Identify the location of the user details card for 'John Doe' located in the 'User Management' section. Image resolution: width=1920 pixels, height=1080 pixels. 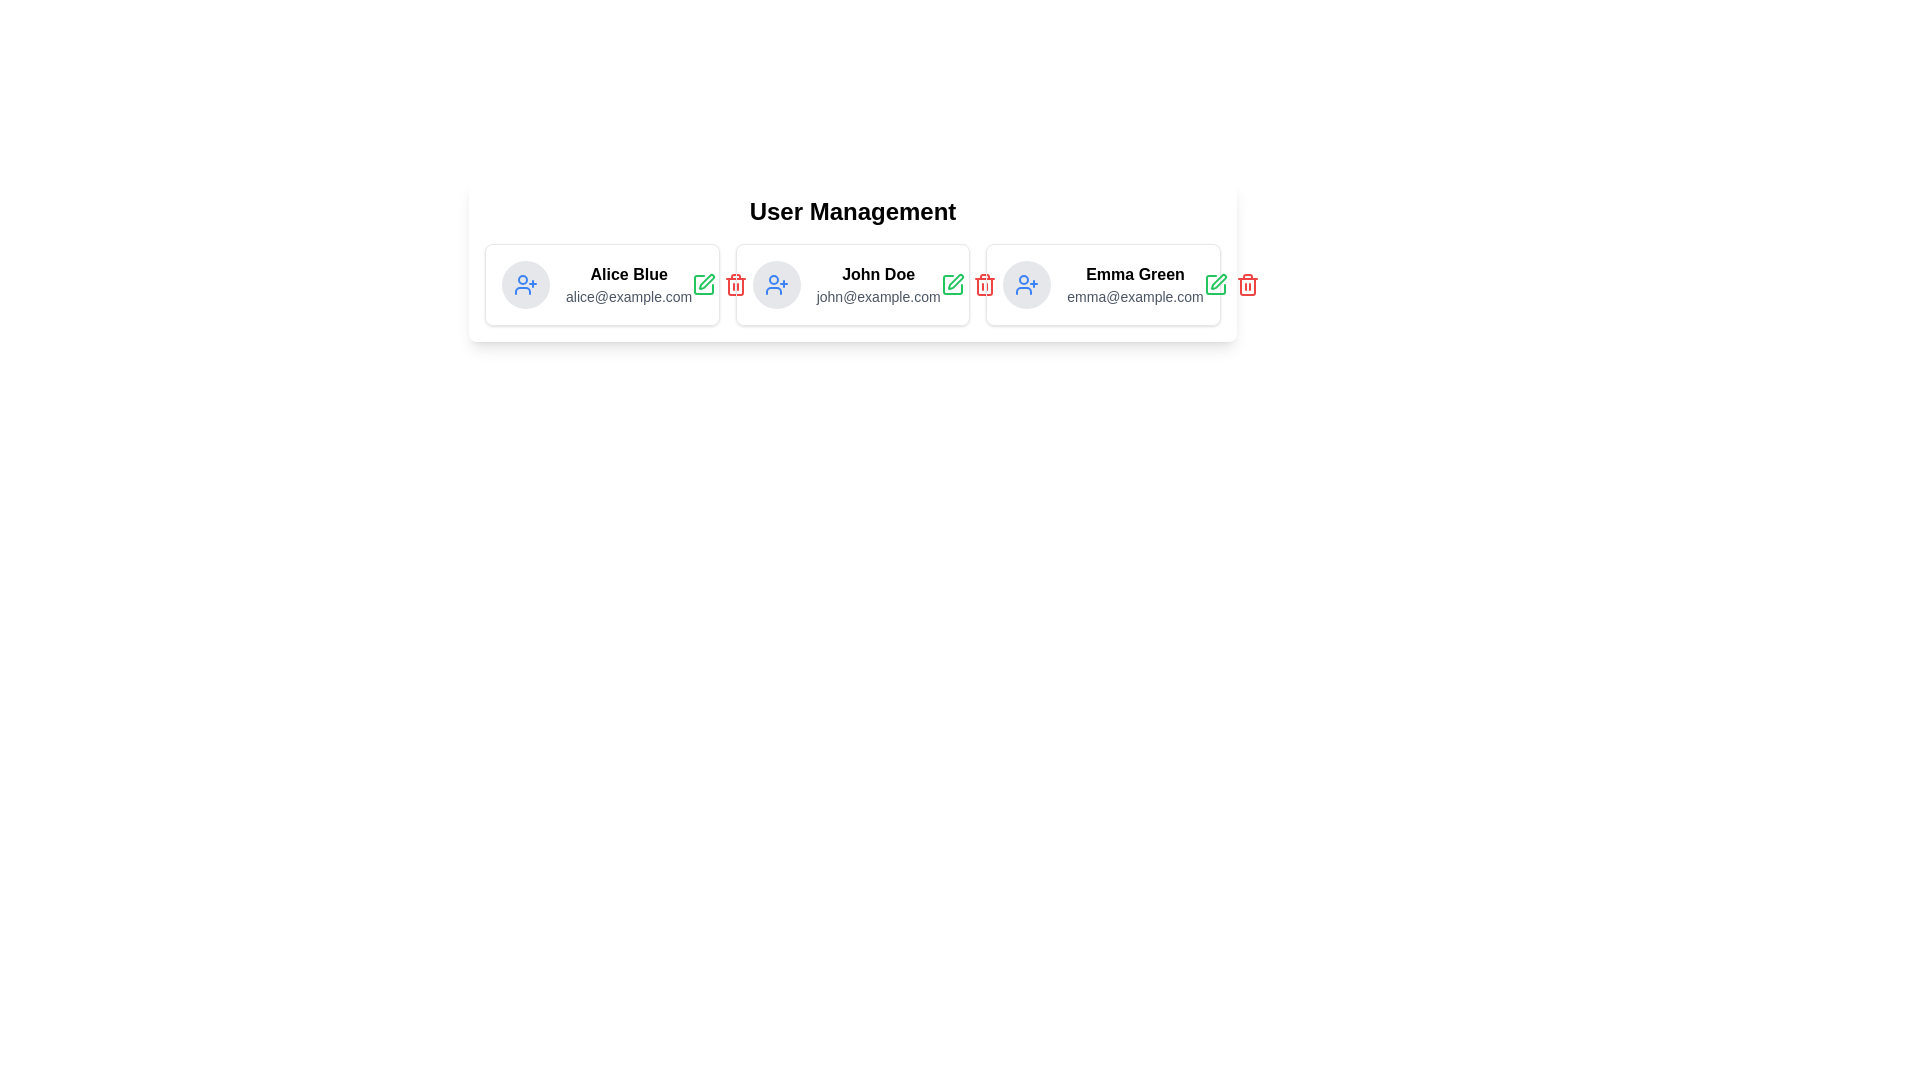
(846, 285).